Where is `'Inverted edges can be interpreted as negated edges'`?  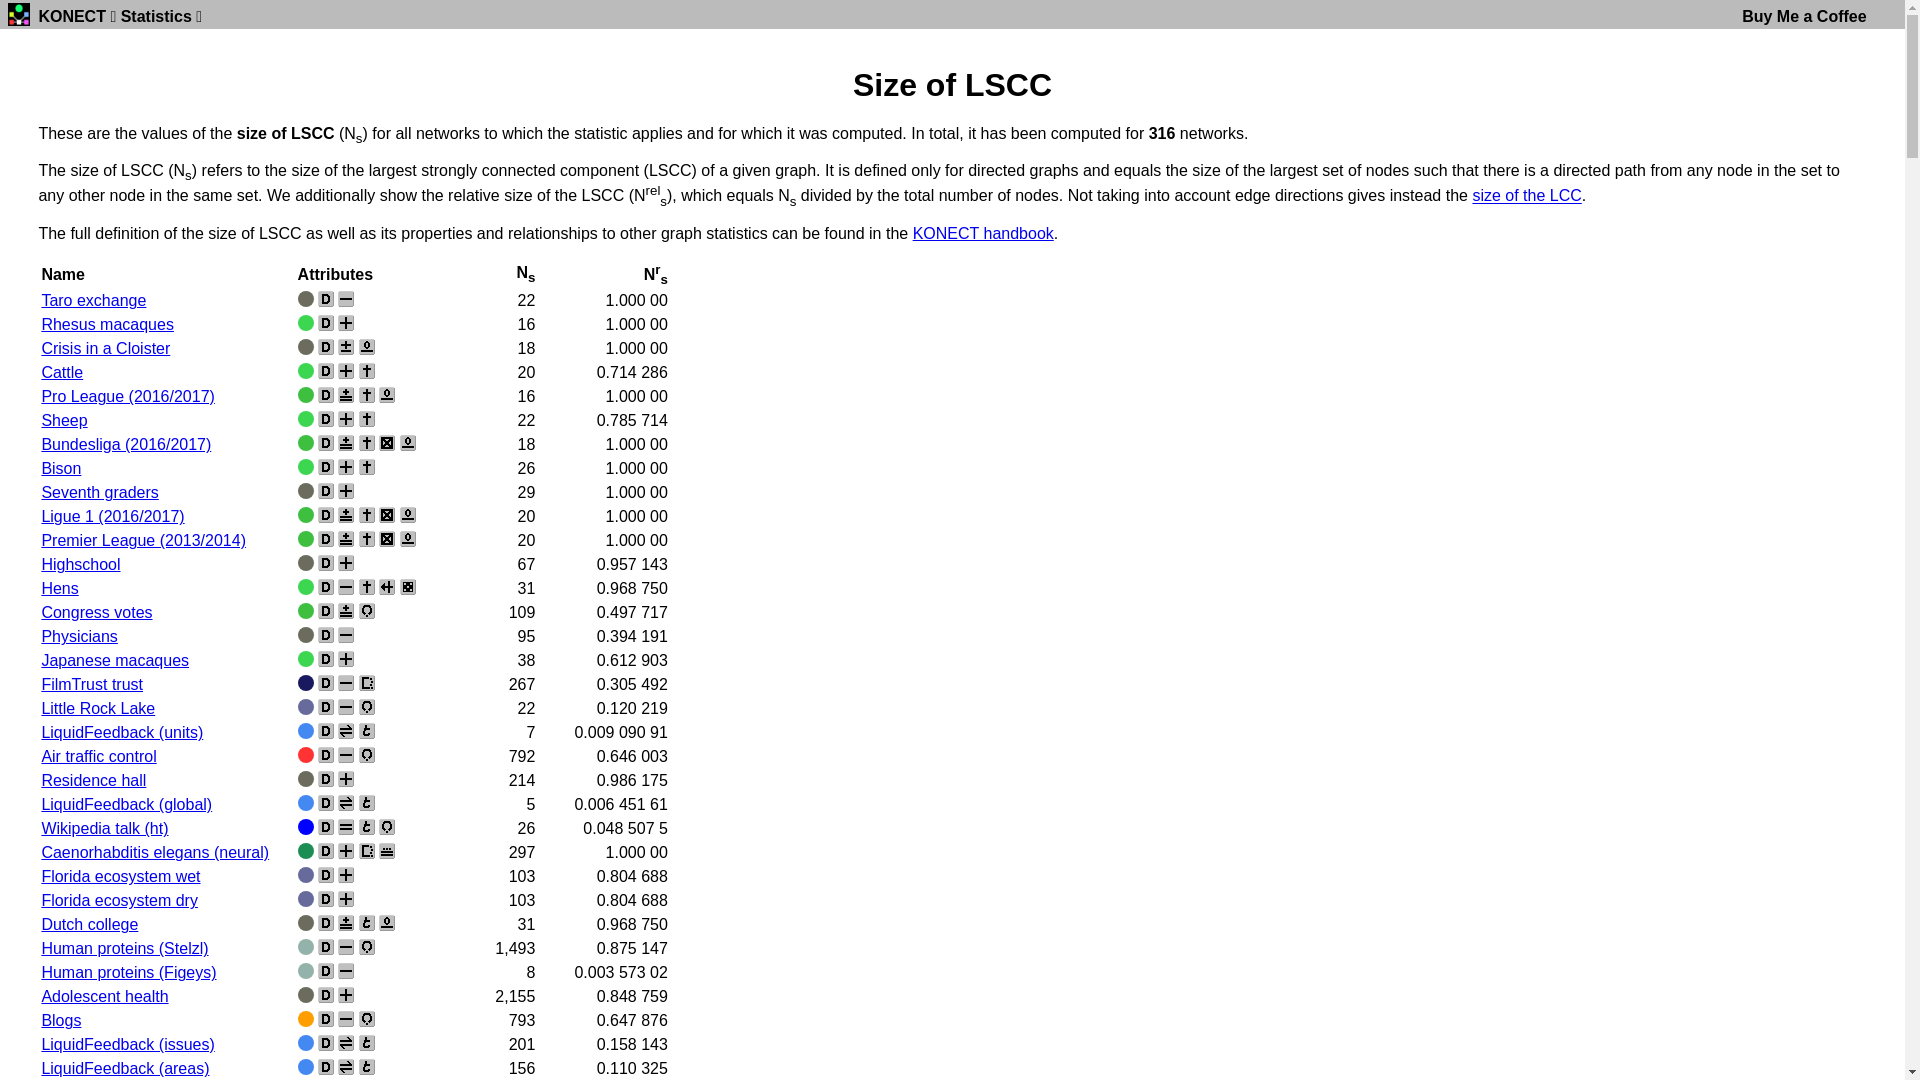 'Inverted edges can be interpreted as negated edges' is located at coordinates (366, 514).